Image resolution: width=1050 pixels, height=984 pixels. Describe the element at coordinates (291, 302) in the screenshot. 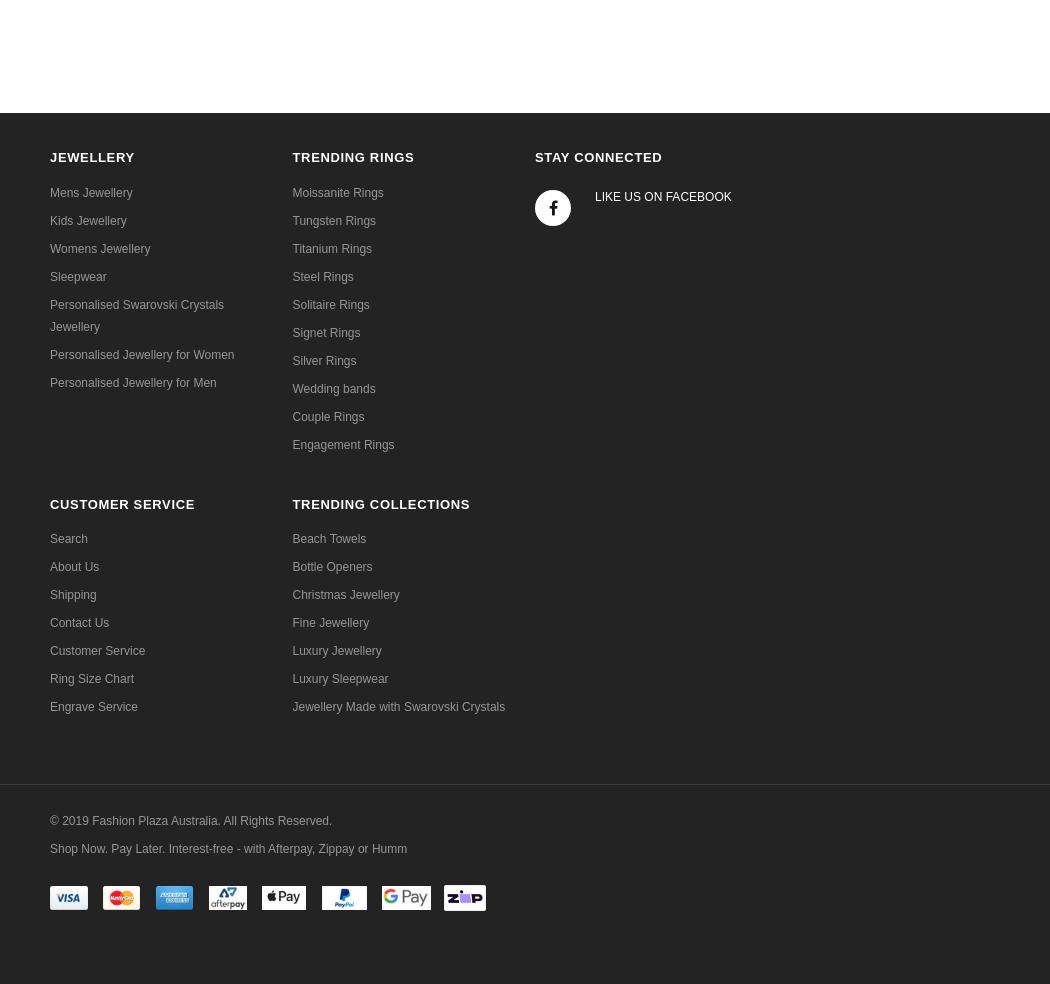

I see `'Solitaire Rings'` at that location.